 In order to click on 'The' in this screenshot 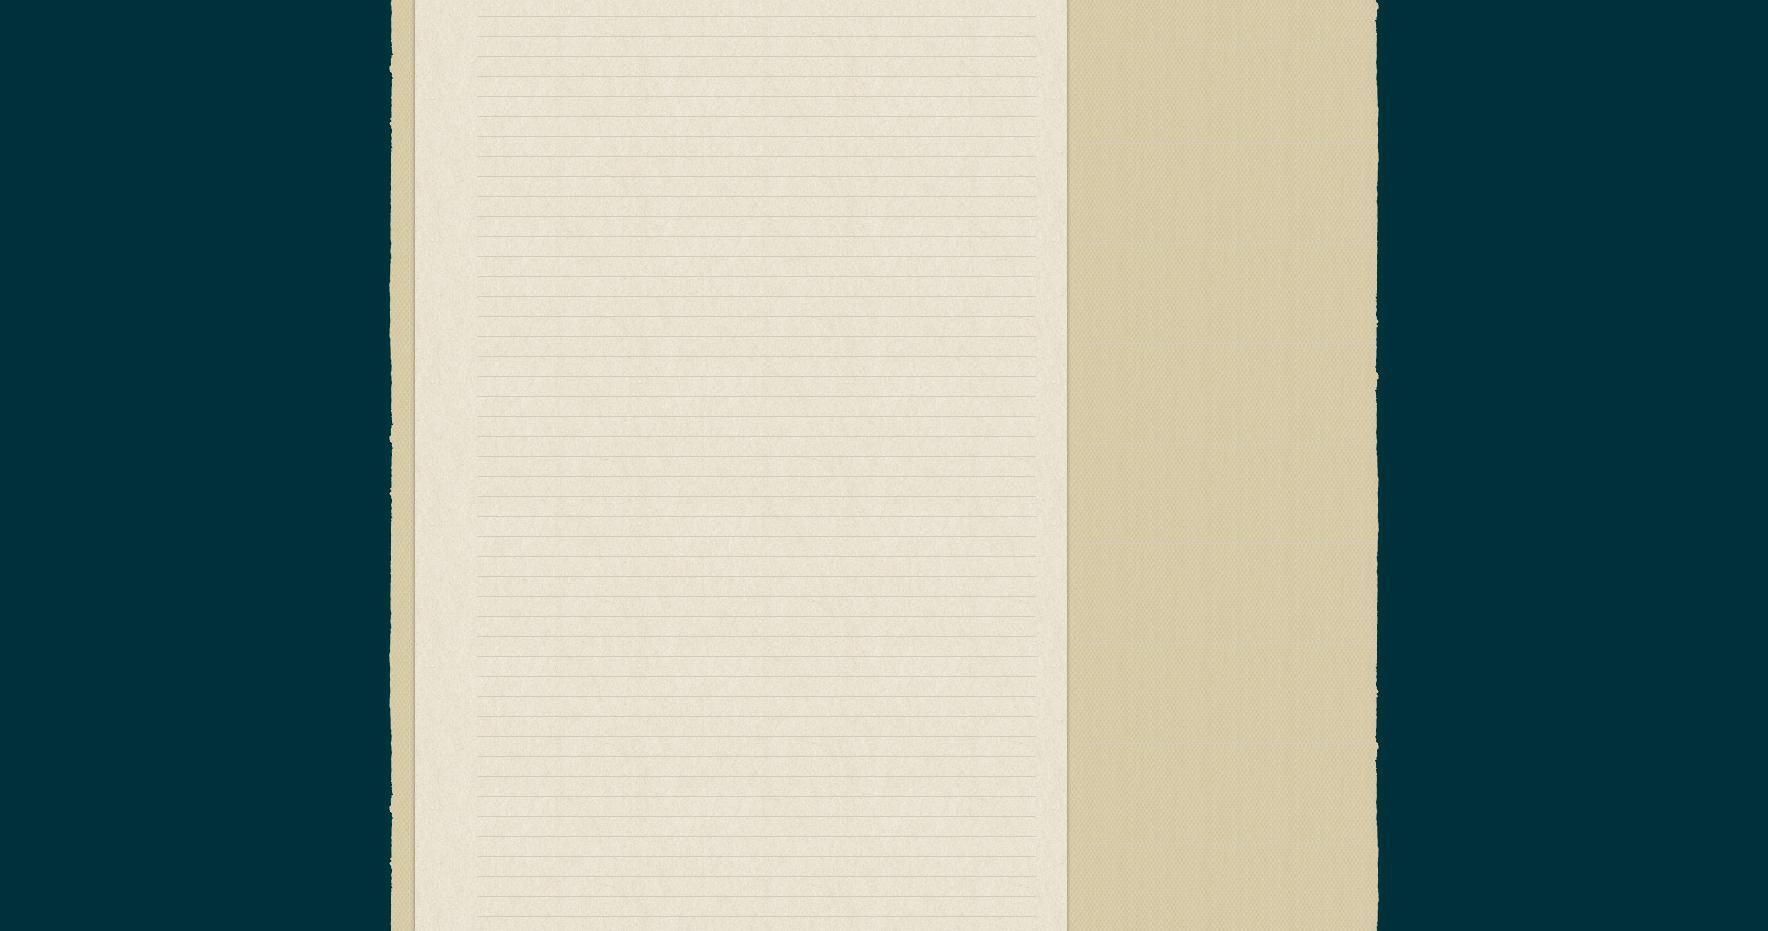, I will do `click(916, 711)`.